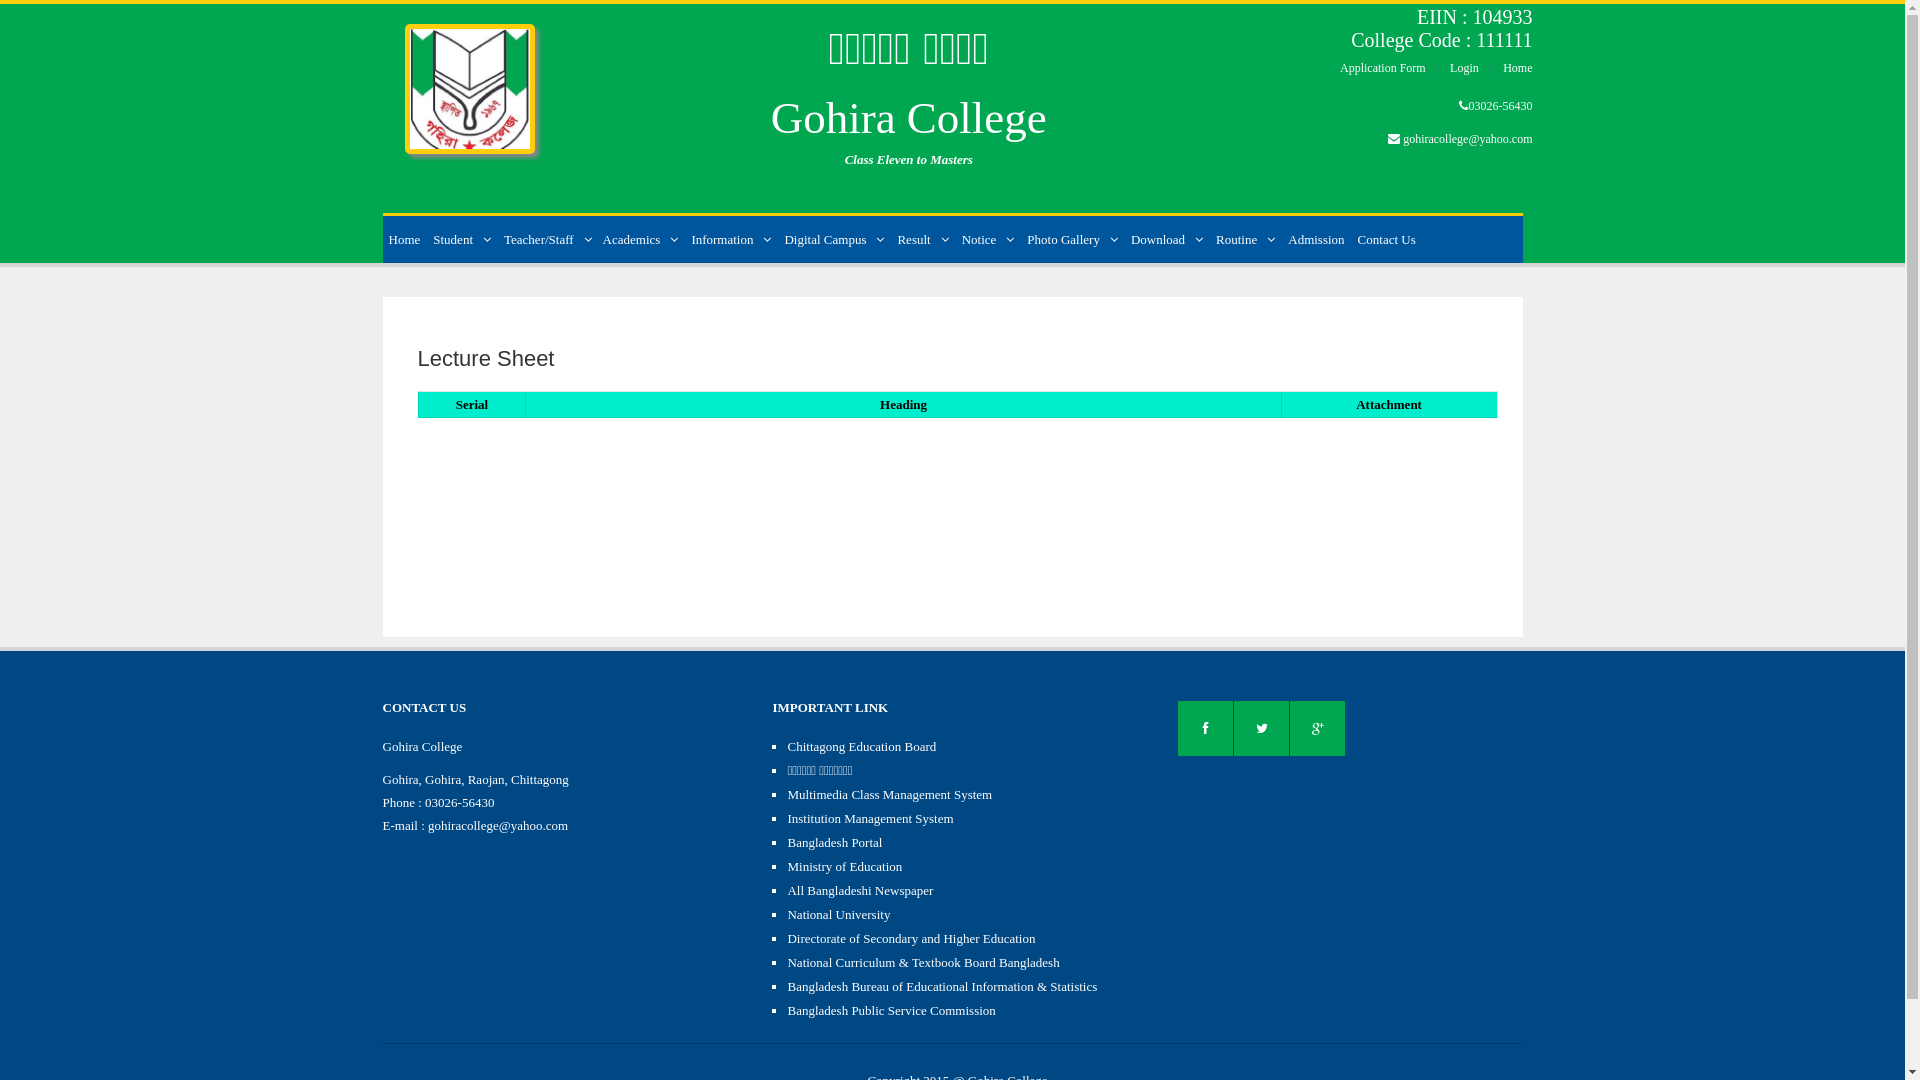 The width and height of the screenshot is (1920, 1080). Describe the element at coordinates (1381, 67) in the screenshot. I see `'Application Form'` at that location.